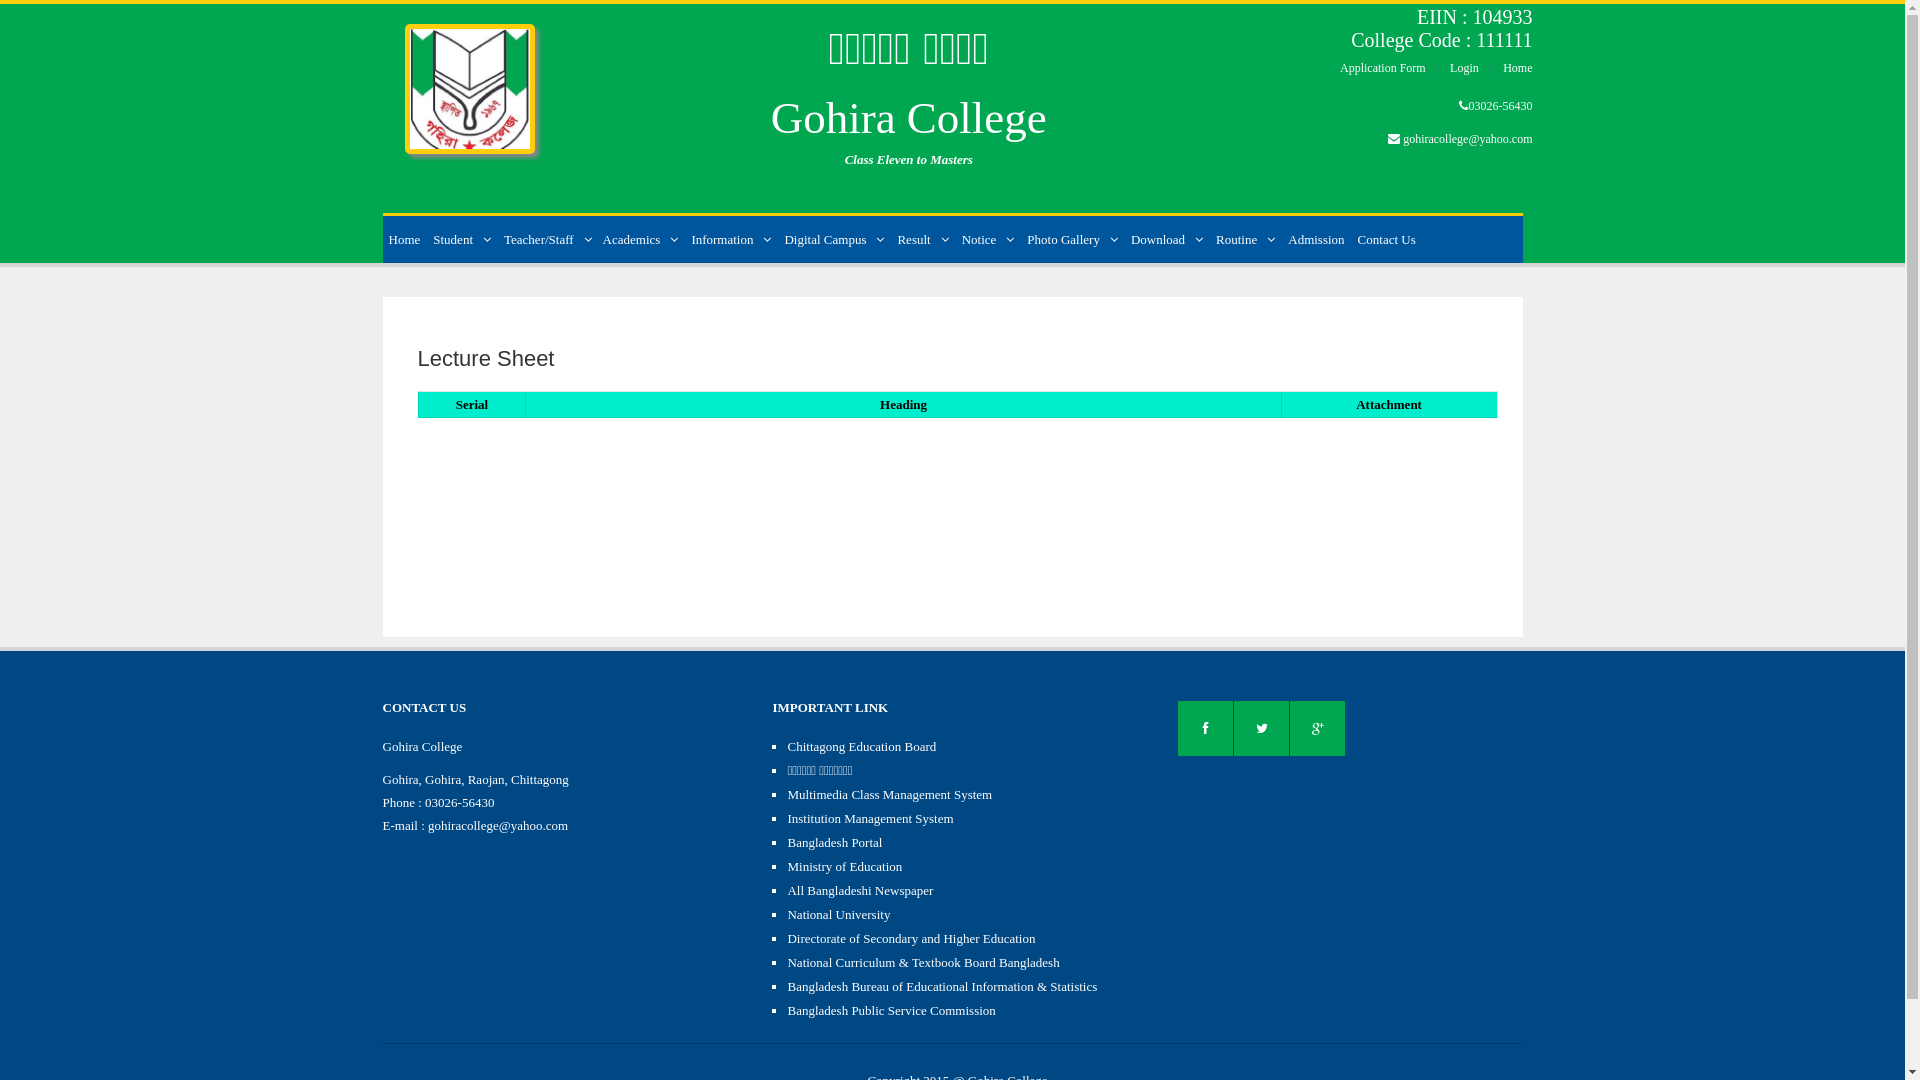 The width and height of the screenshot is (1920, 1080). Describe the element at coordinates (1381, 67) in the screenshot. I see `'Application Form'` at that location.